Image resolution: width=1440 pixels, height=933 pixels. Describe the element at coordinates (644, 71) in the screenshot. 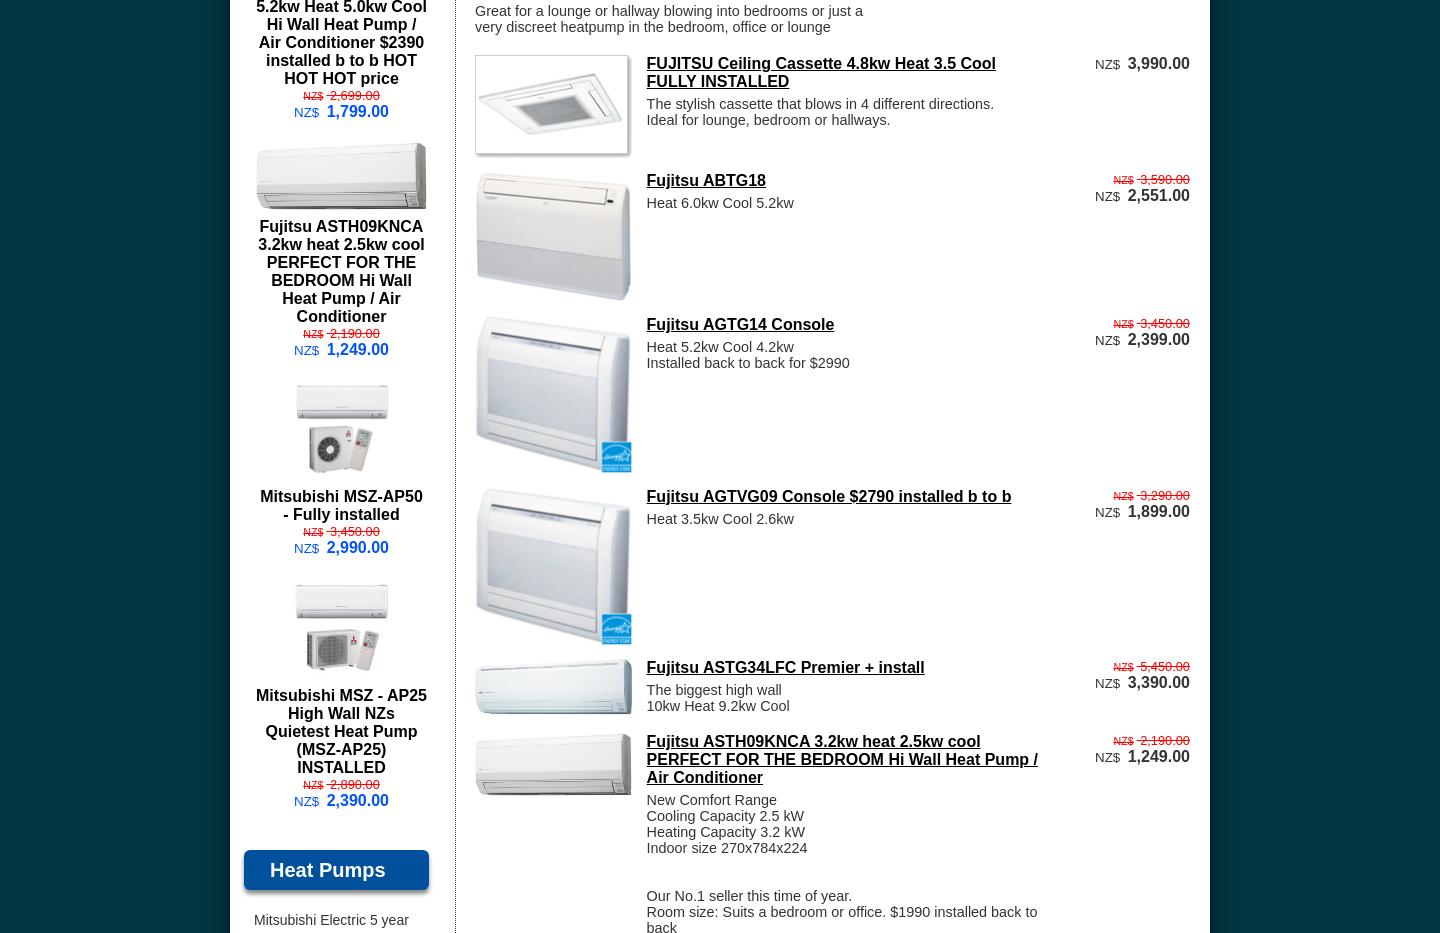

I see `'FUJITSU Ceiling Cassette 4.8kw Heat 3.5 Cool FULLY INSTALLED'` at that location.